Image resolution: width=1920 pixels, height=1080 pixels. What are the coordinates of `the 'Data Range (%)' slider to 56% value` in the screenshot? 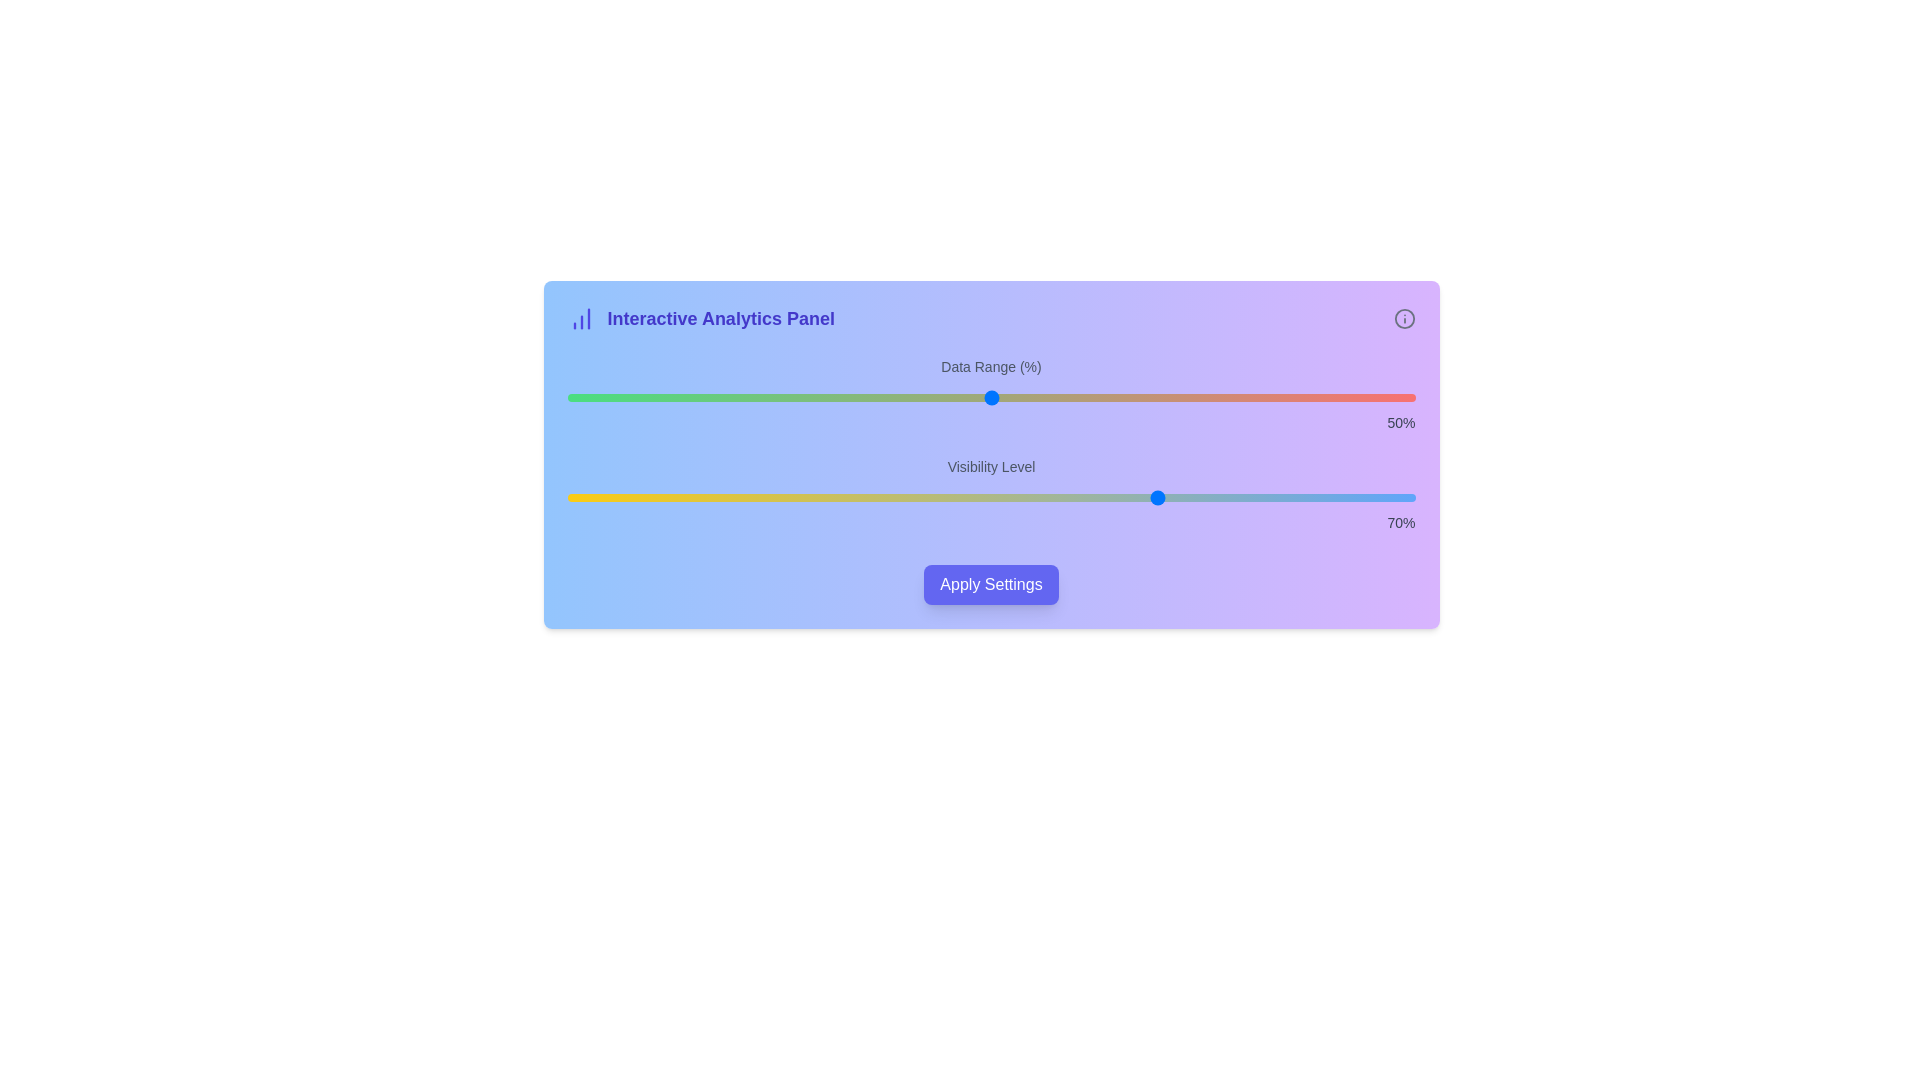 It's located at (1041, 397).